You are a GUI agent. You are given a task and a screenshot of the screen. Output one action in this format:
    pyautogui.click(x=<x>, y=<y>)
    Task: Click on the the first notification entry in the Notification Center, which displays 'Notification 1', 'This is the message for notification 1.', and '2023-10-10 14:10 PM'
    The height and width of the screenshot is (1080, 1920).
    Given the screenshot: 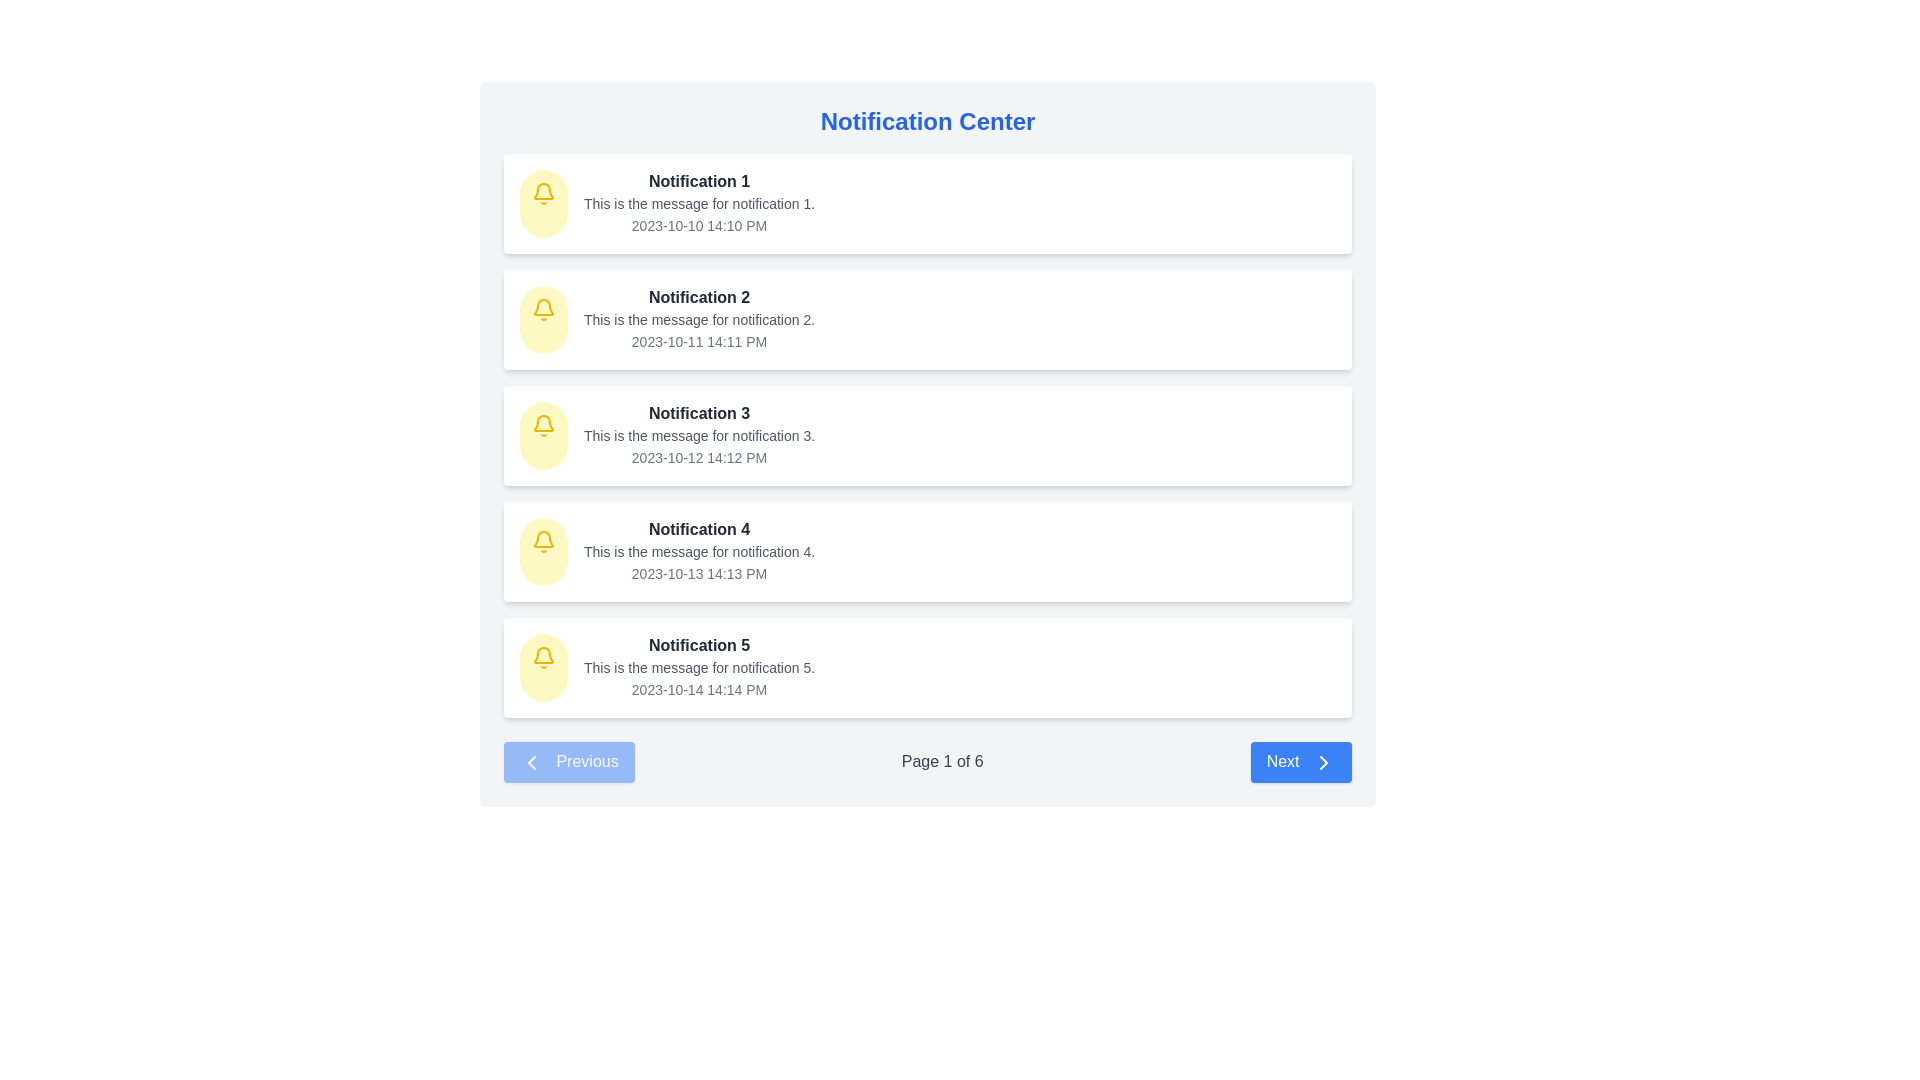 What is the action you would take?
    pyautogui.click(x=699, y=204)
    